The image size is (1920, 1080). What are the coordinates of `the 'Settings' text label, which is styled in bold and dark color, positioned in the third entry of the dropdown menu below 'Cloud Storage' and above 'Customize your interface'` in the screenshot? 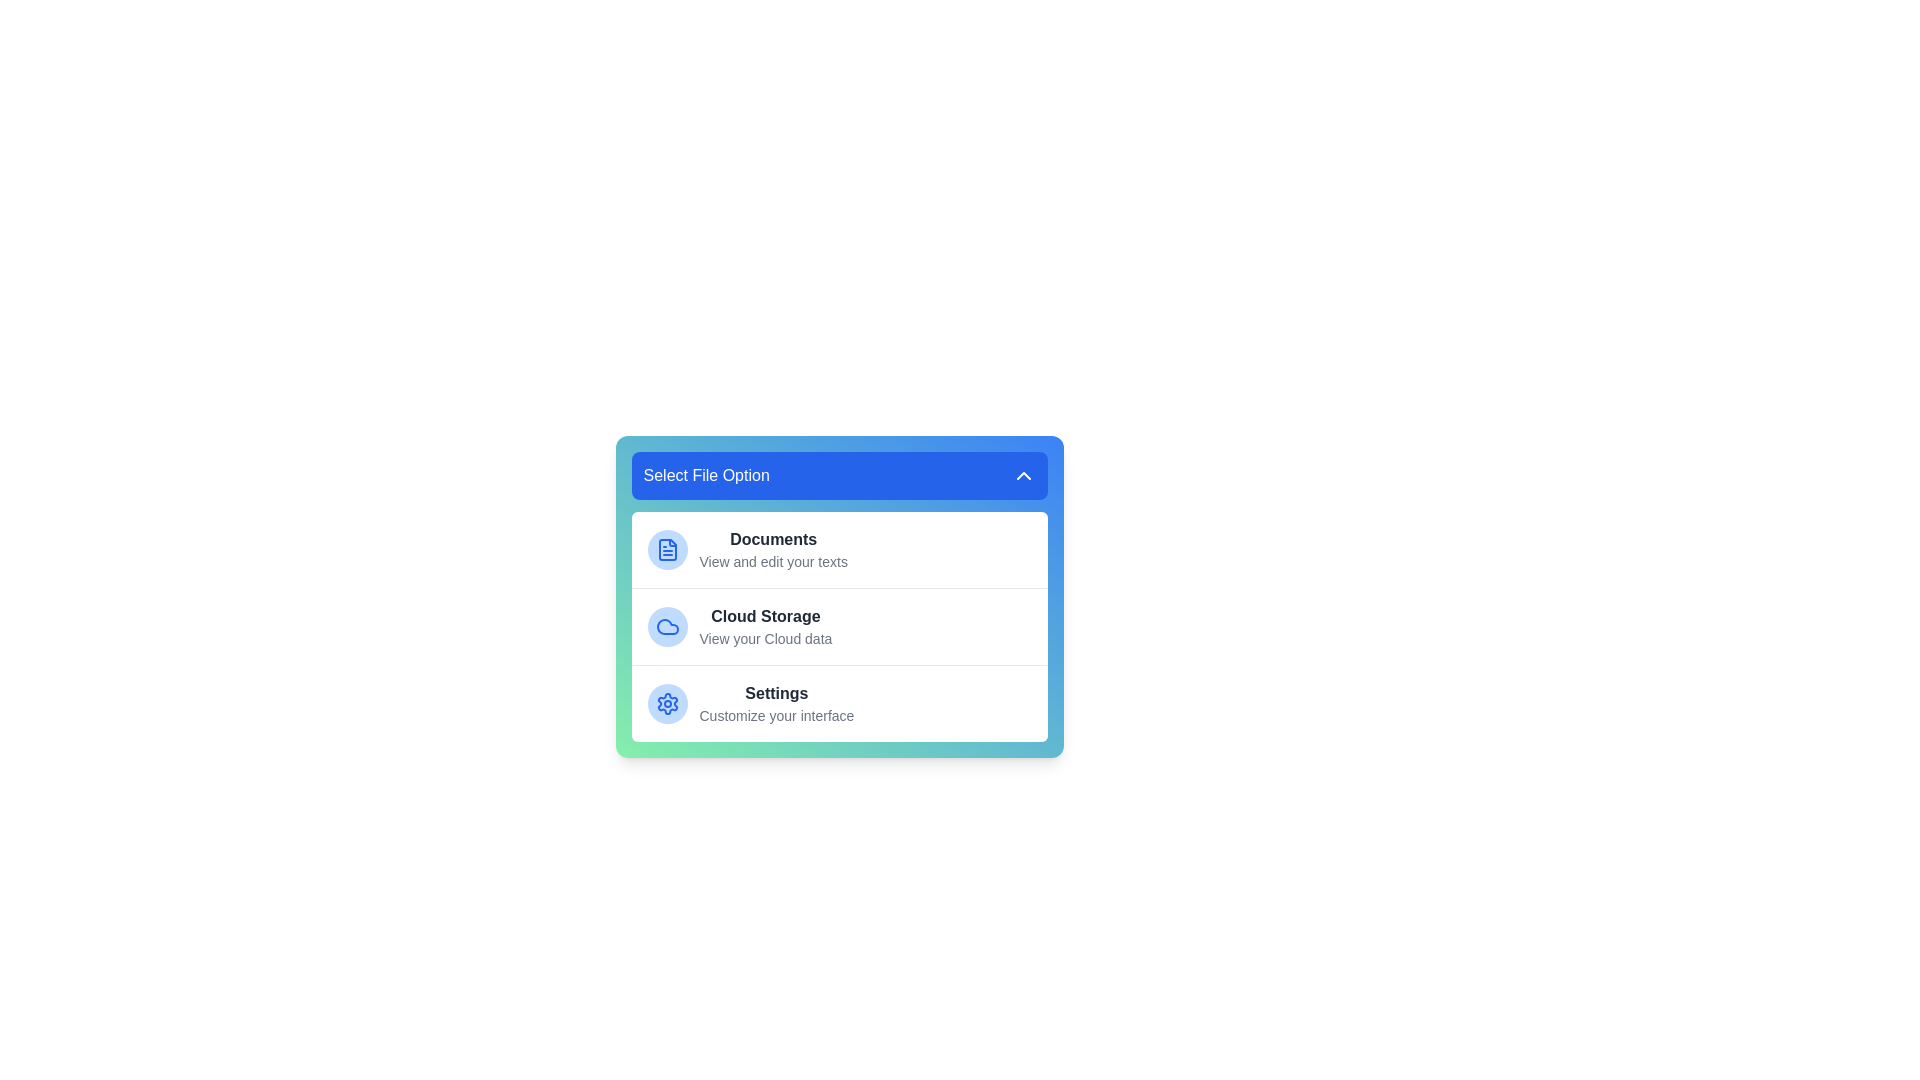 It's located at (775, 693).